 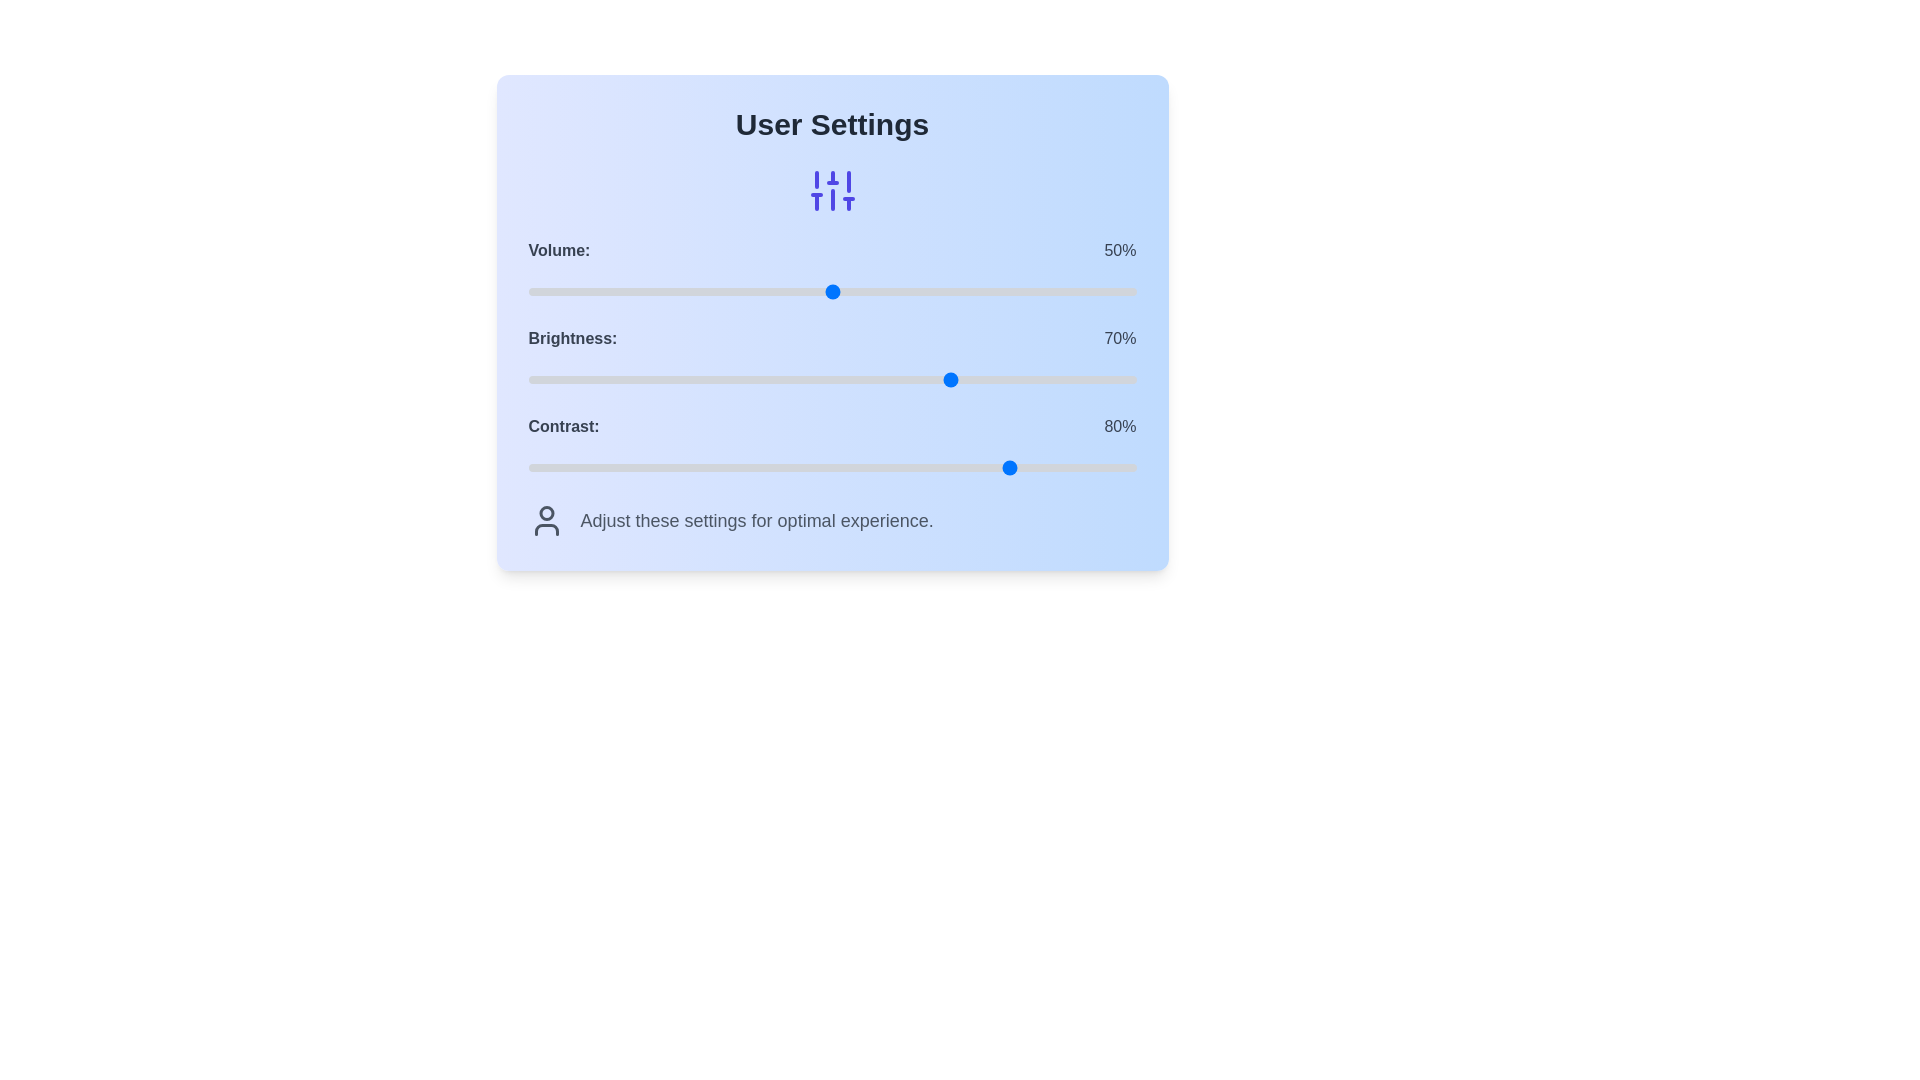 What do you see at coordinates (832, 426) in the screenshot?
I see `the informational text combination element displaying 'Contrast:' and '80%' in the 'User Settings' section, positioned beneath 'Brightness:' and above the contrast slider` at bounding box center [832, 426].